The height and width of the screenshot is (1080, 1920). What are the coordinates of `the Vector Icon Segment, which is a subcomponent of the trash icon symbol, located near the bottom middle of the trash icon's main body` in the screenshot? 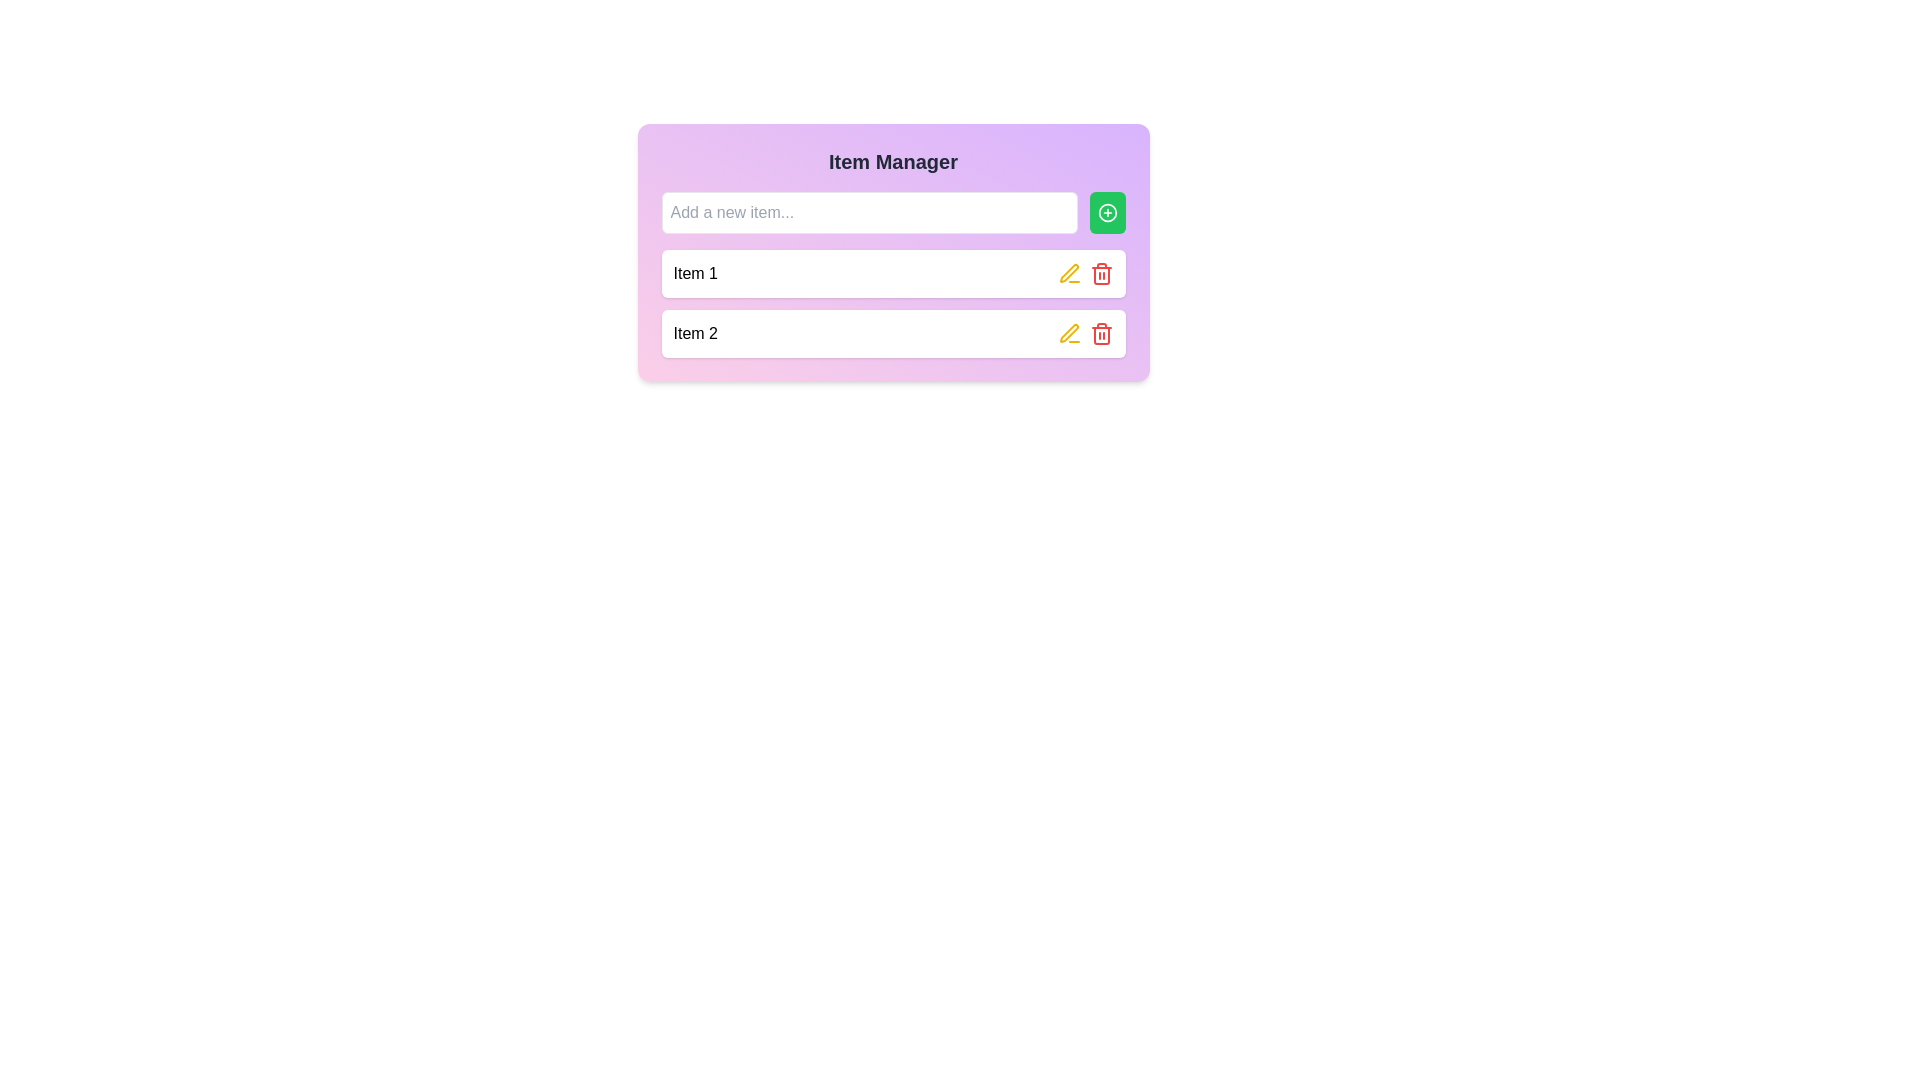 It's located at (1100, 334).